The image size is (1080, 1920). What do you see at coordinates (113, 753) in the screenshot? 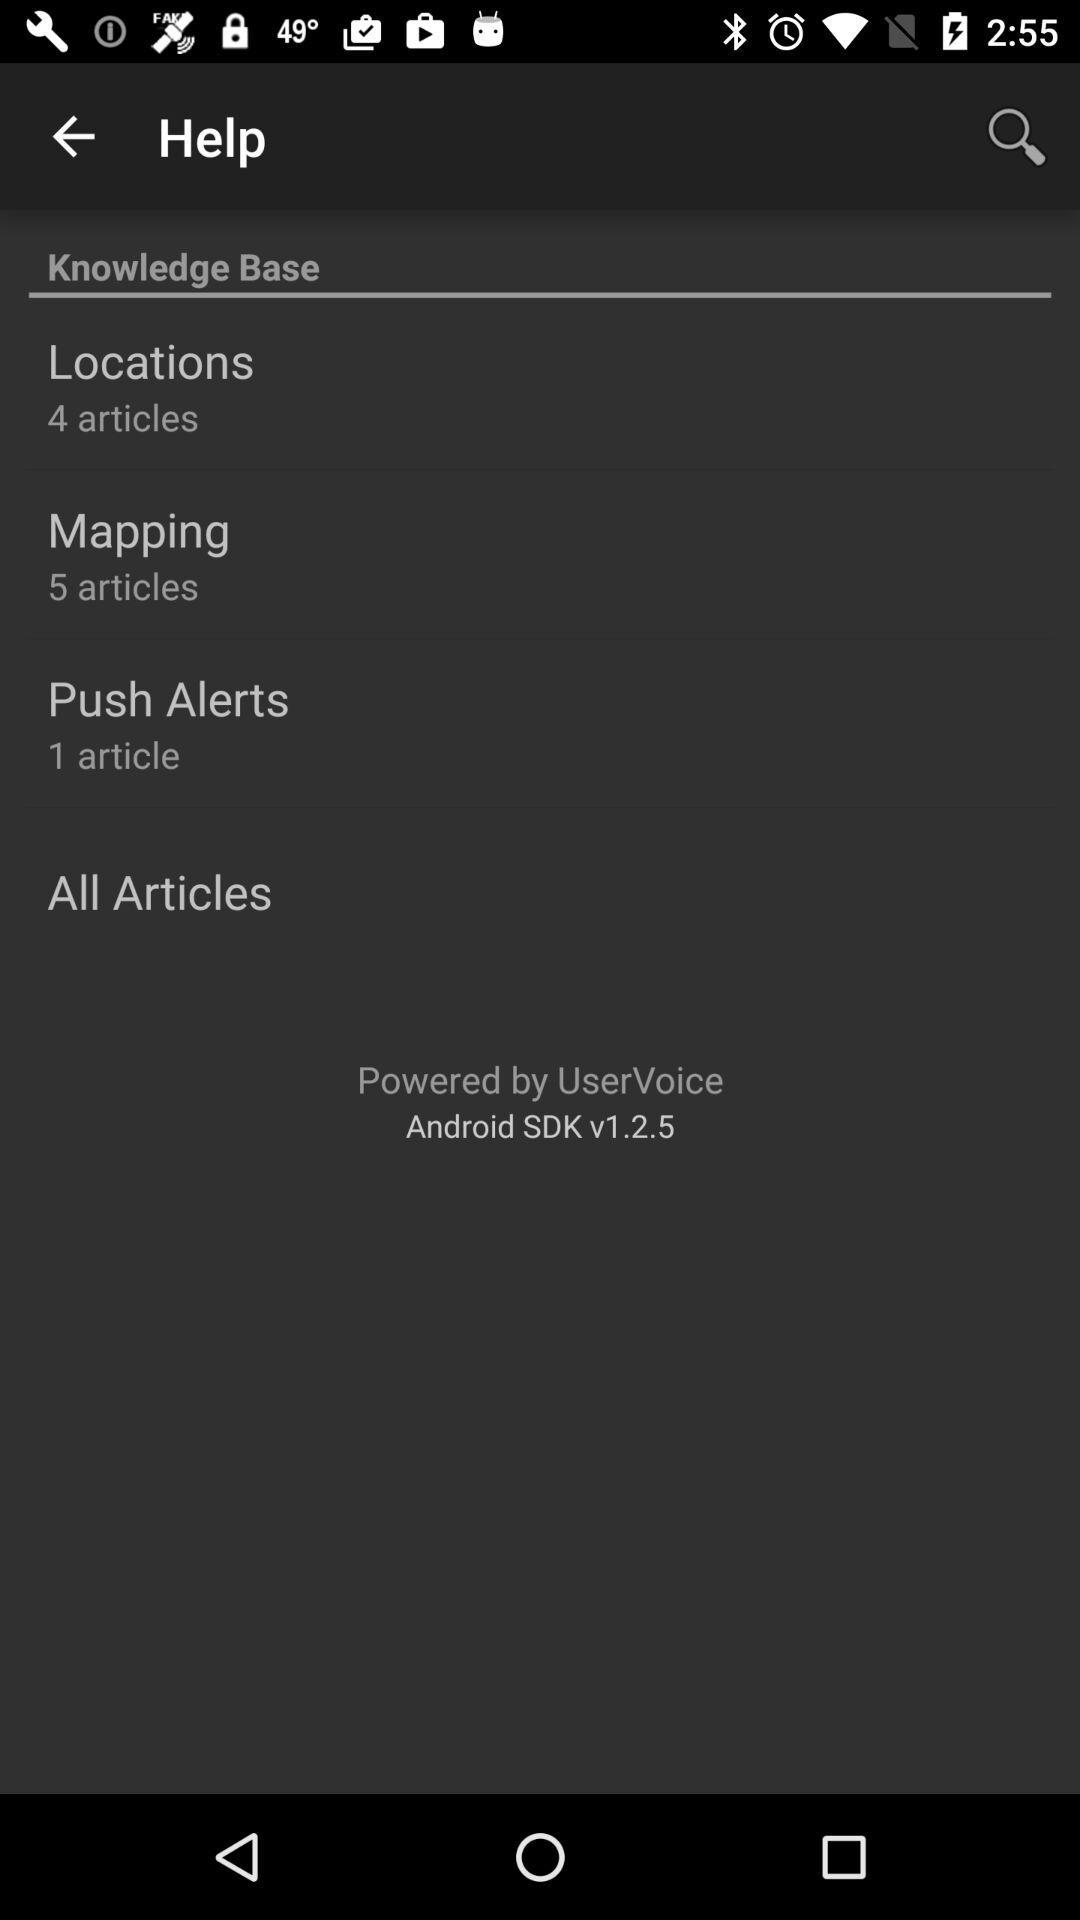
I see `the 1 article item` at bounding box center [113, 753].